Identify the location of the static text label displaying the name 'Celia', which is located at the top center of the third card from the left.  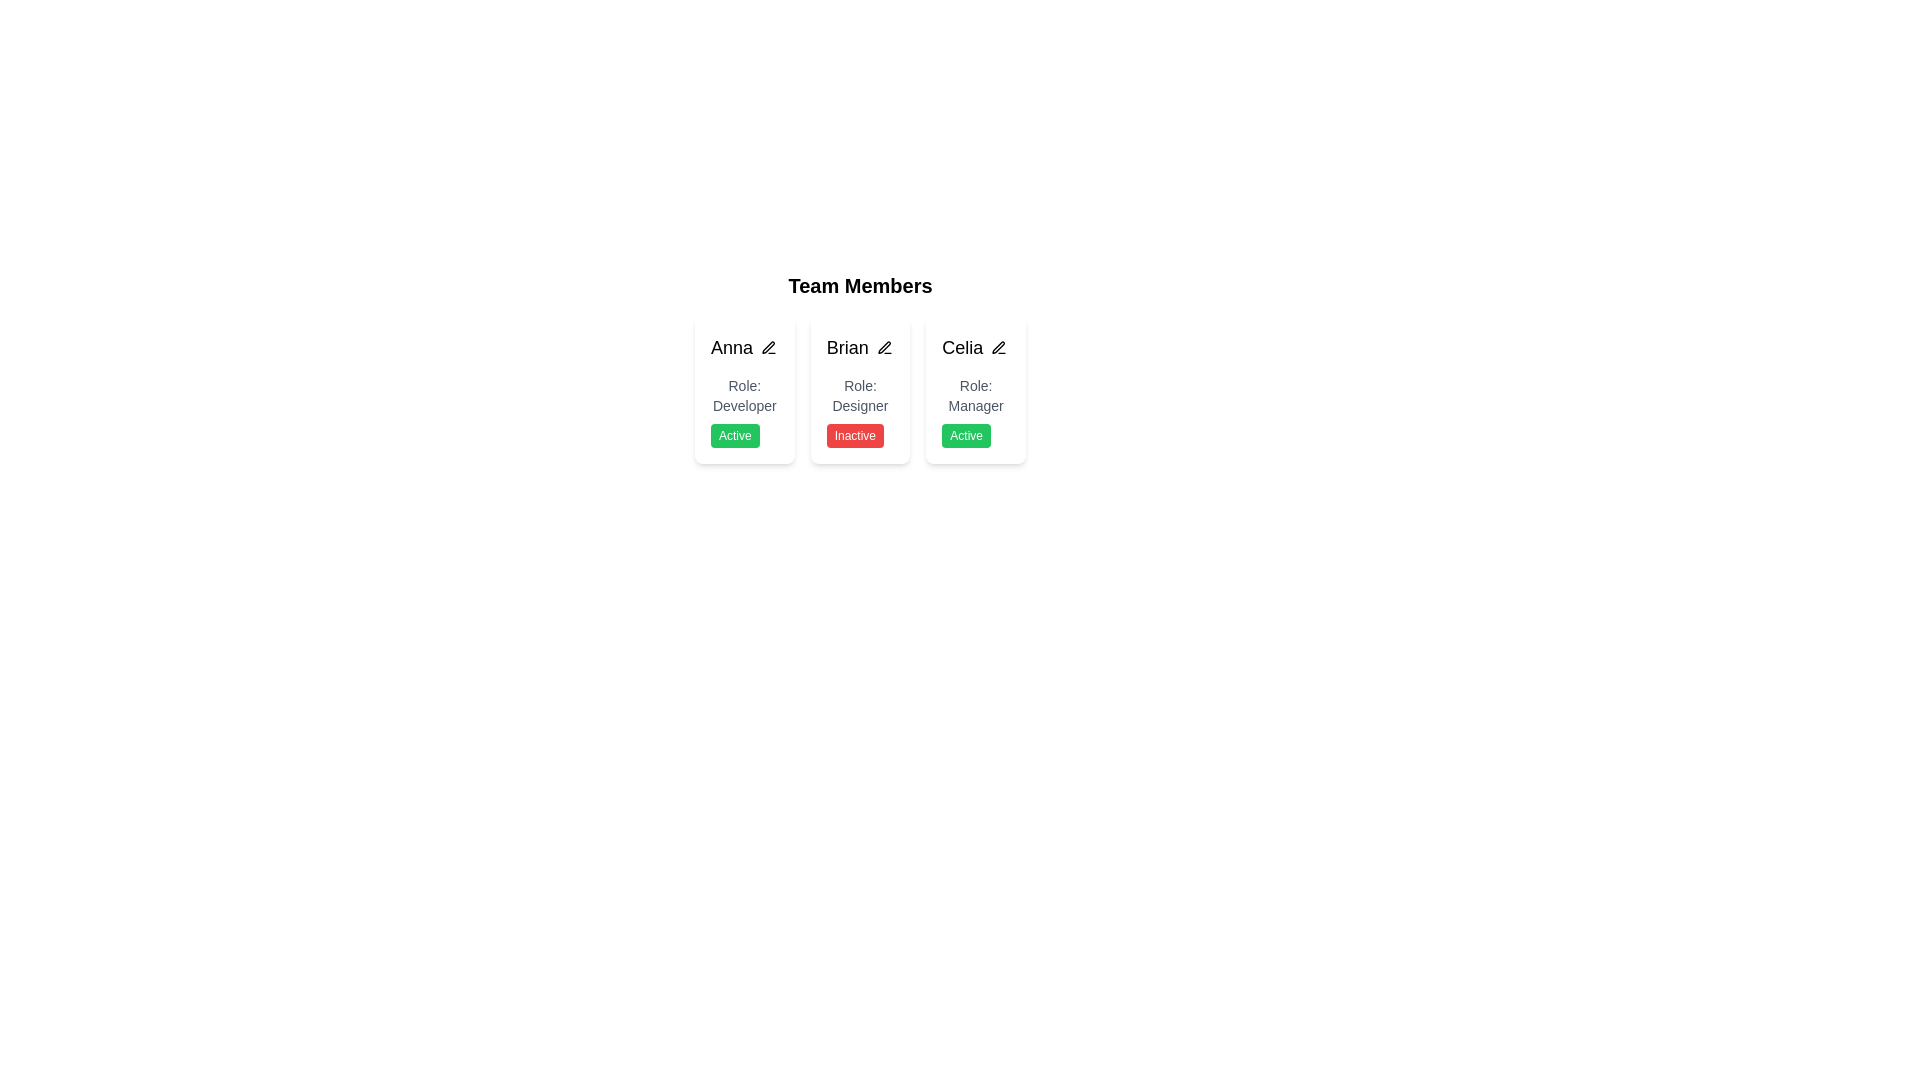
(962, 346).